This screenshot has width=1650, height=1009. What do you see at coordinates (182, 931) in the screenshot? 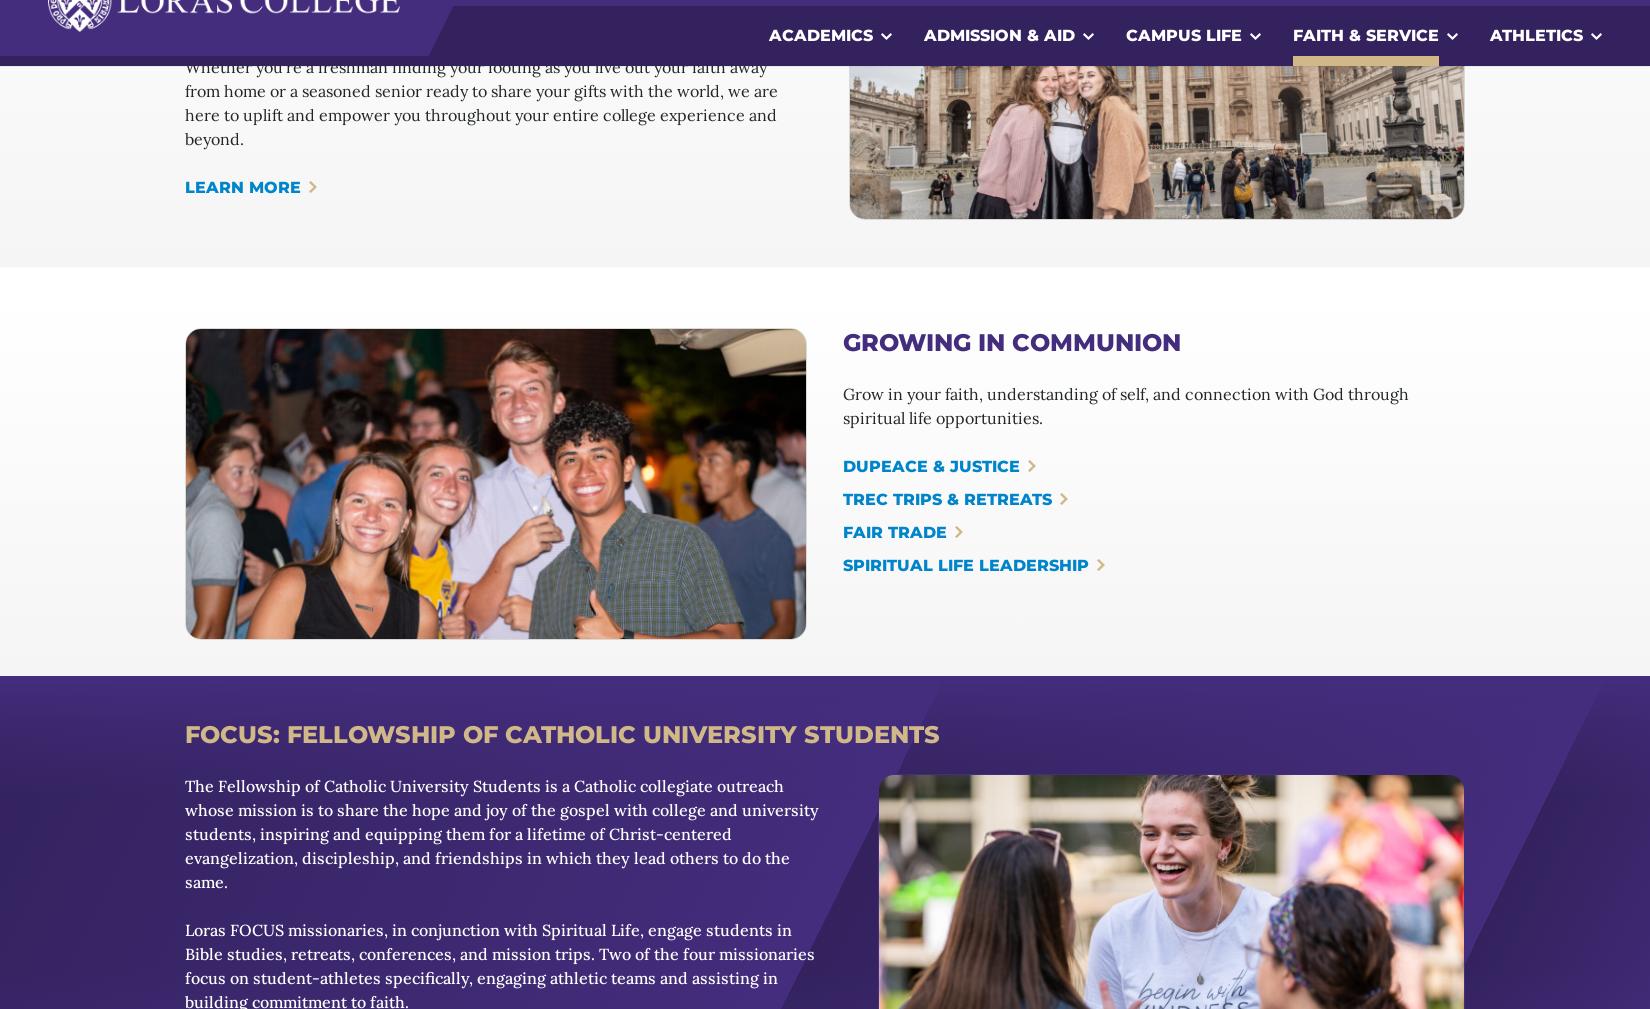
I see `'college’s privacy and cookie policy.'` at bounding box center [182, 931].